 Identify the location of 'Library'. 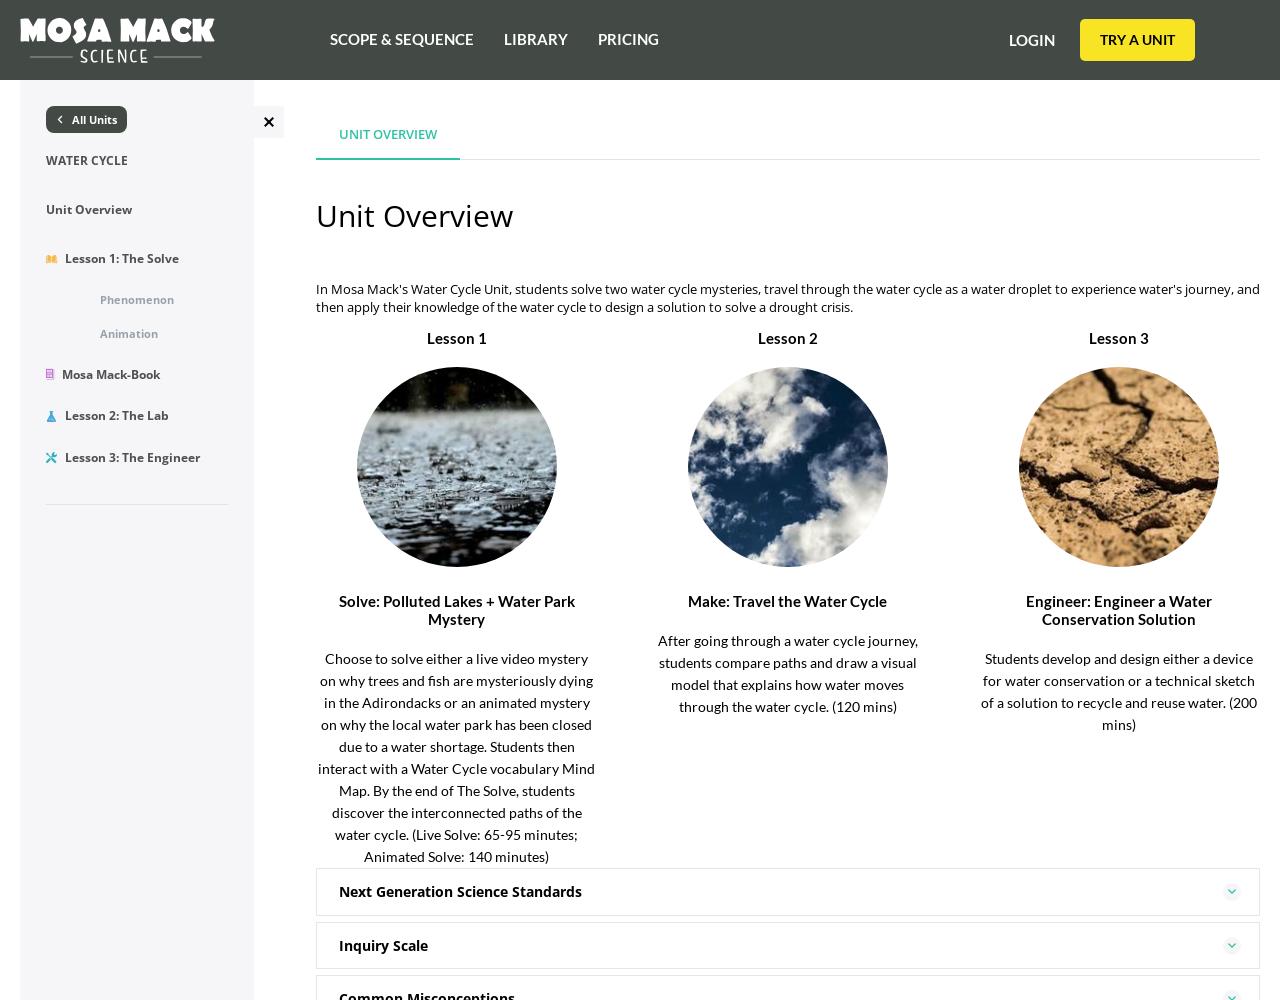
(503, 39).